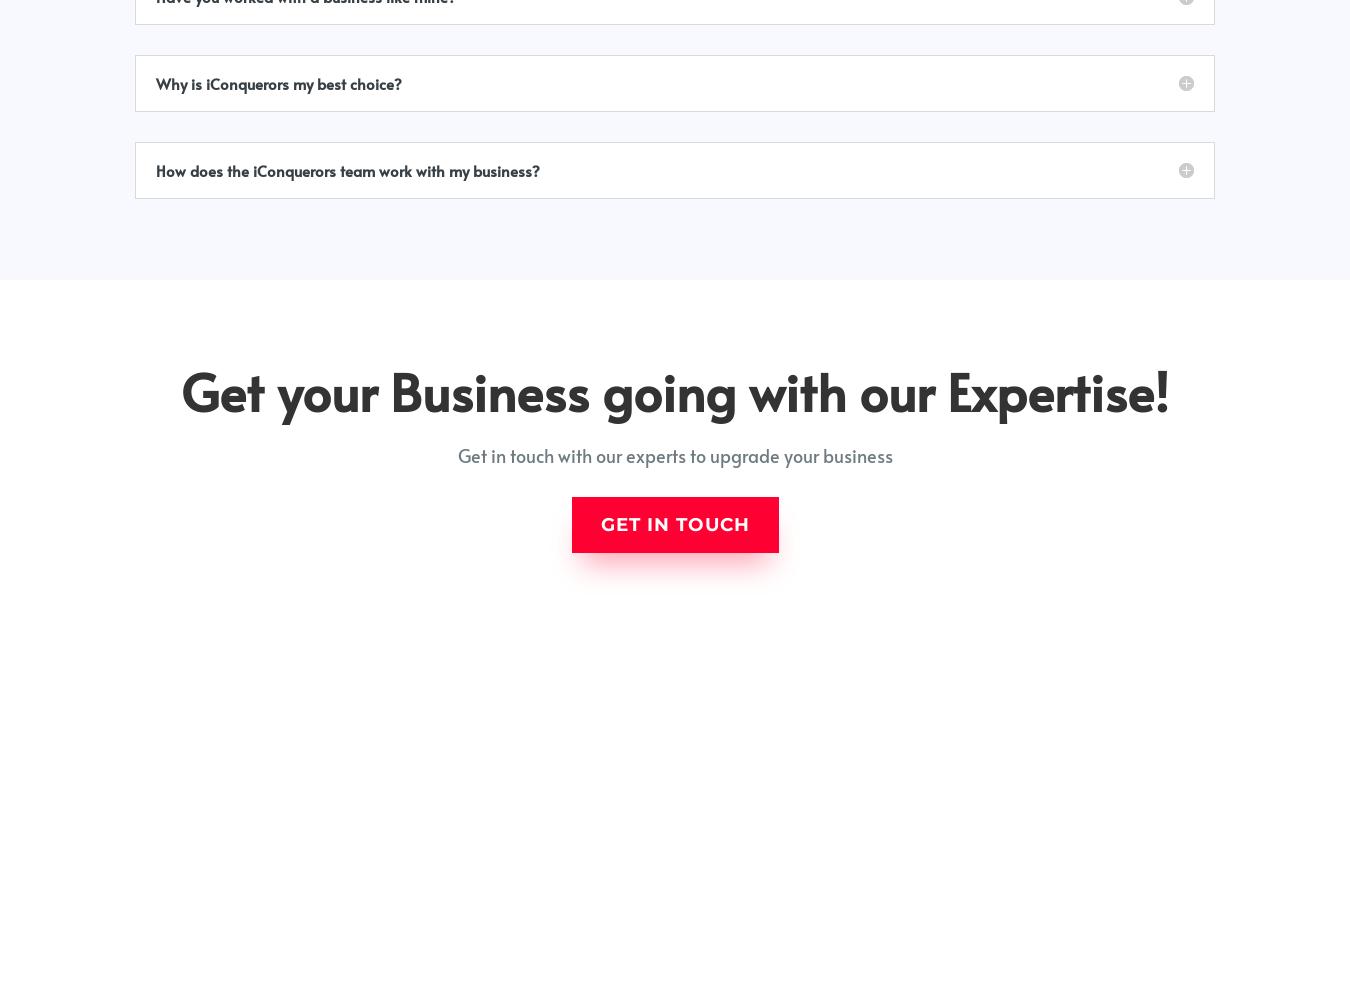 This screenshot has width=1350, height=1003. I want to click on '.', so click(1254, 978).